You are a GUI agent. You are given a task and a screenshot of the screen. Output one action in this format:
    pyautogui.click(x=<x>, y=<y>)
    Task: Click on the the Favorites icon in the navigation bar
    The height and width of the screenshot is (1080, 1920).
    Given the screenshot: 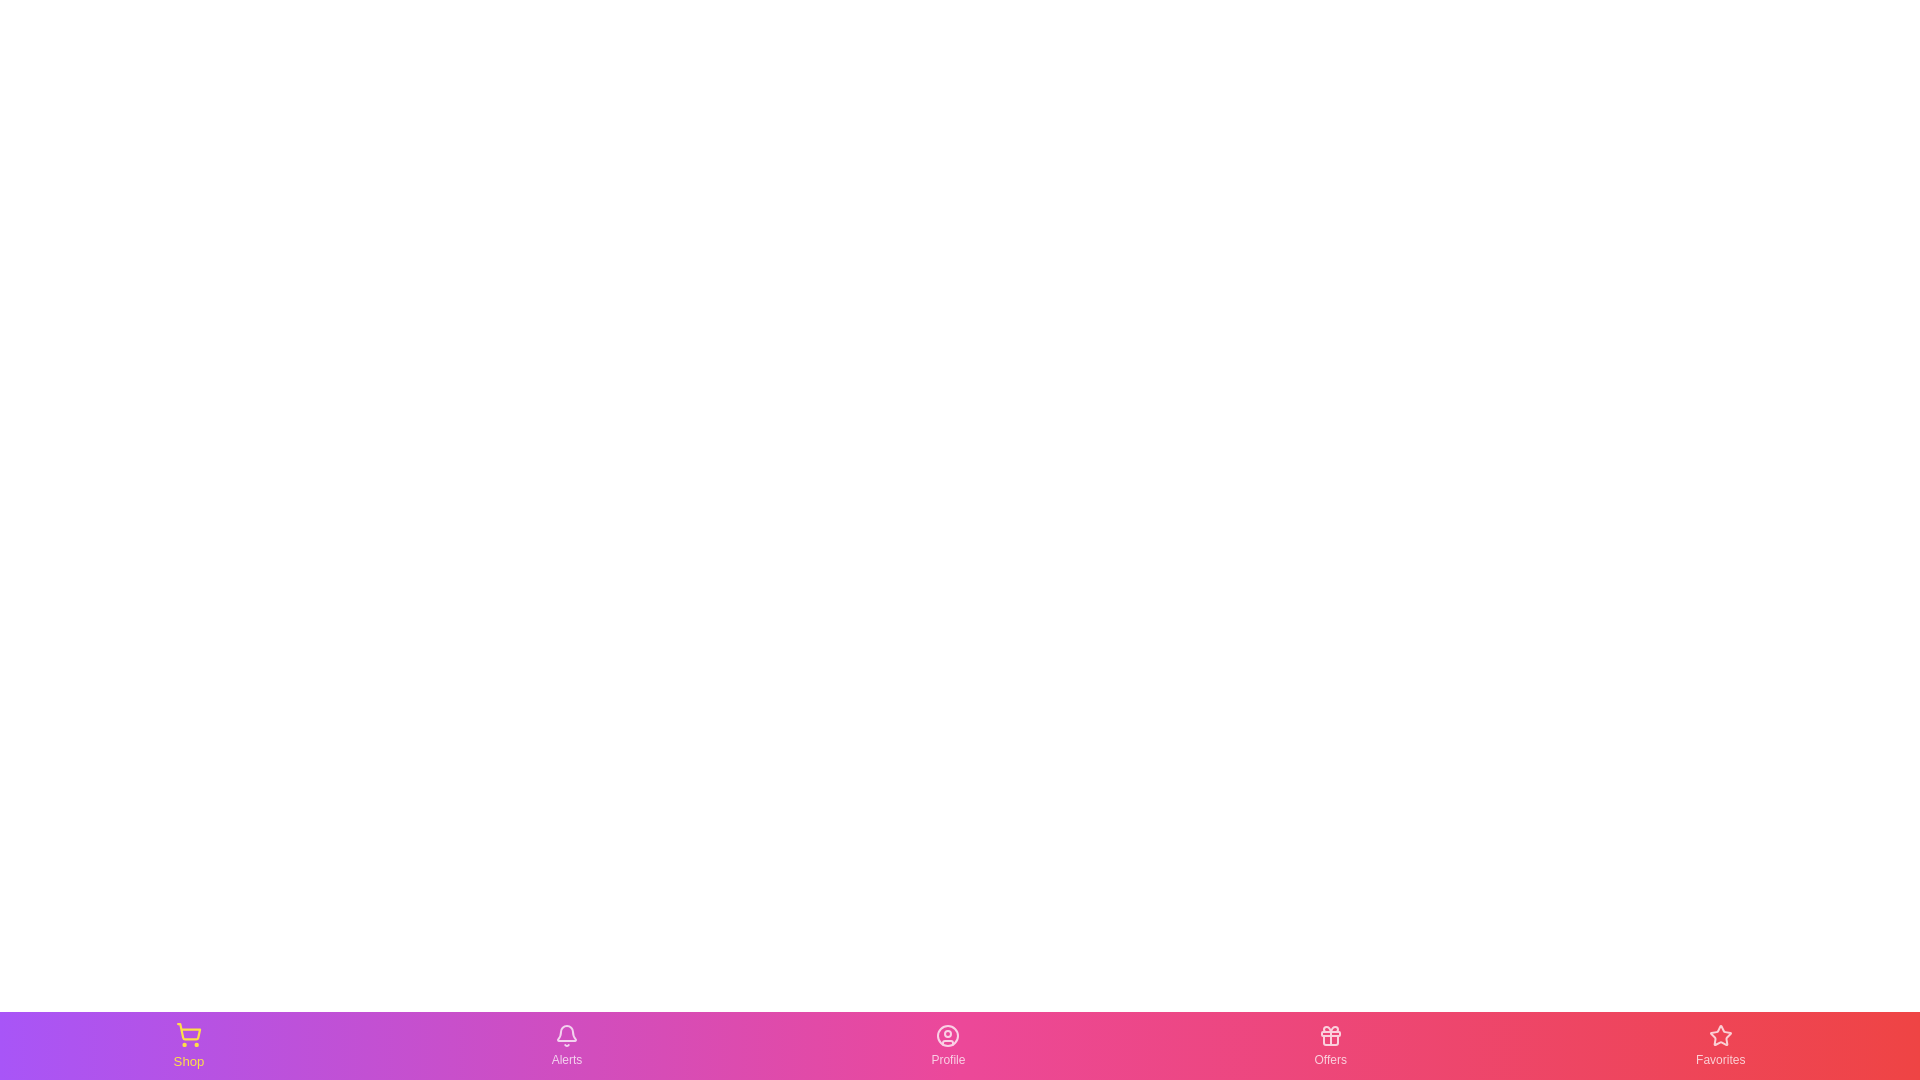 What is the action you would take?
    pyautogui.click(x=1719, y=1044)
    